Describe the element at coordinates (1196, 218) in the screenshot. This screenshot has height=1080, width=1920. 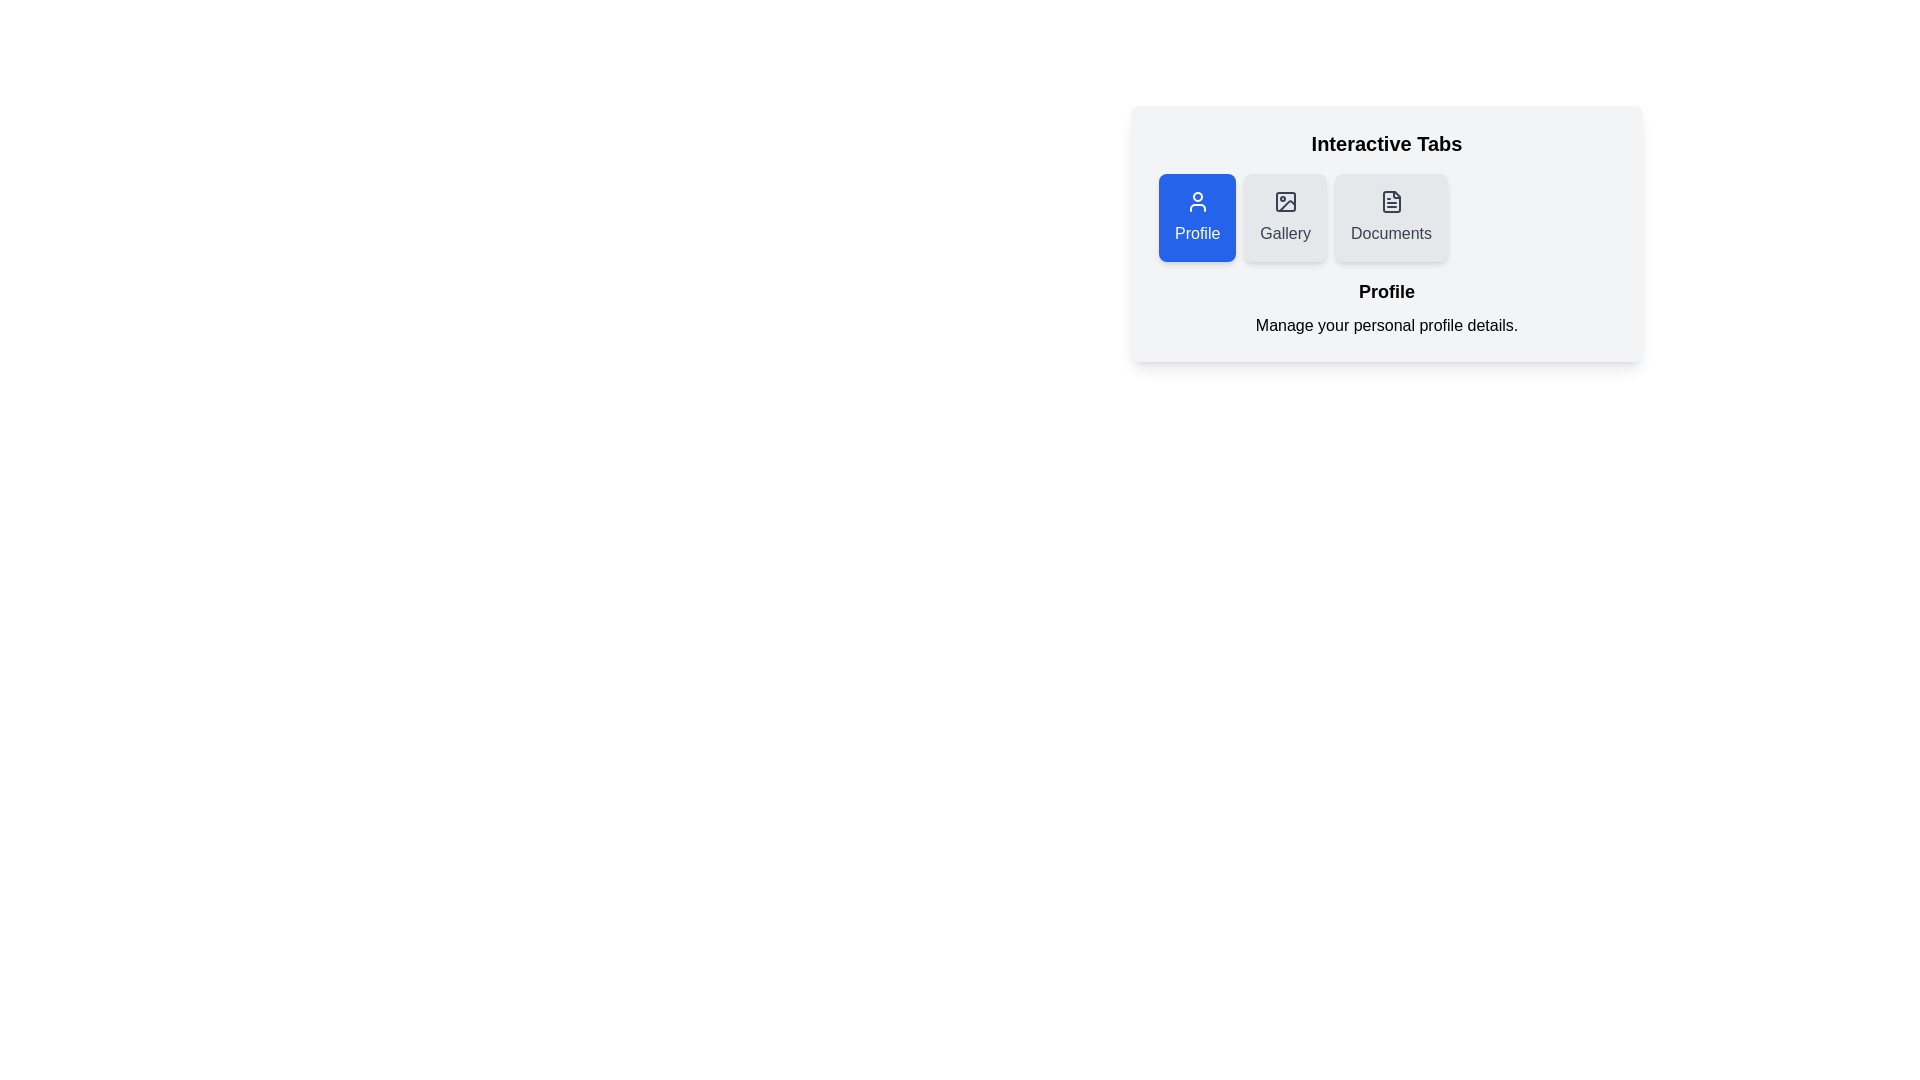
I see `the Profile tab by clicking on it` at that location.